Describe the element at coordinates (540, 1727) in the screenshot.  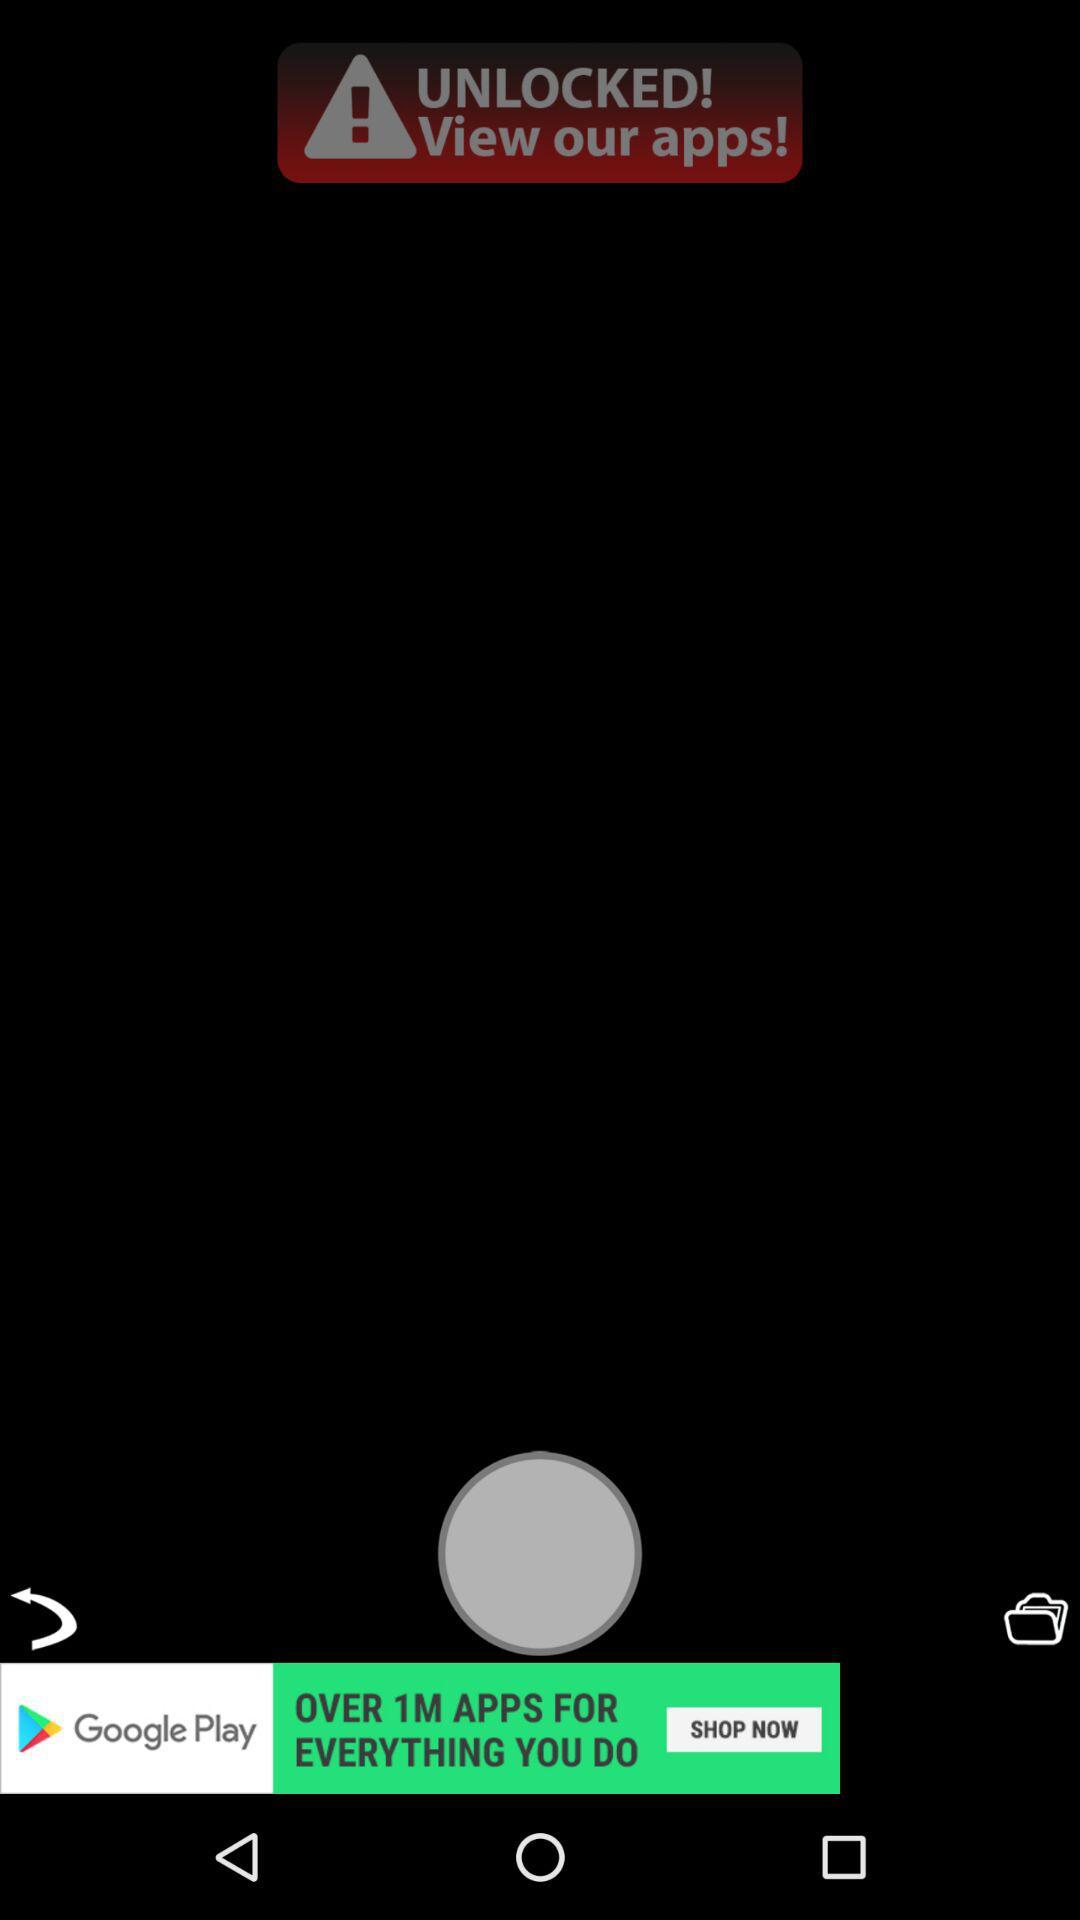
I see `unlocked` at that location.